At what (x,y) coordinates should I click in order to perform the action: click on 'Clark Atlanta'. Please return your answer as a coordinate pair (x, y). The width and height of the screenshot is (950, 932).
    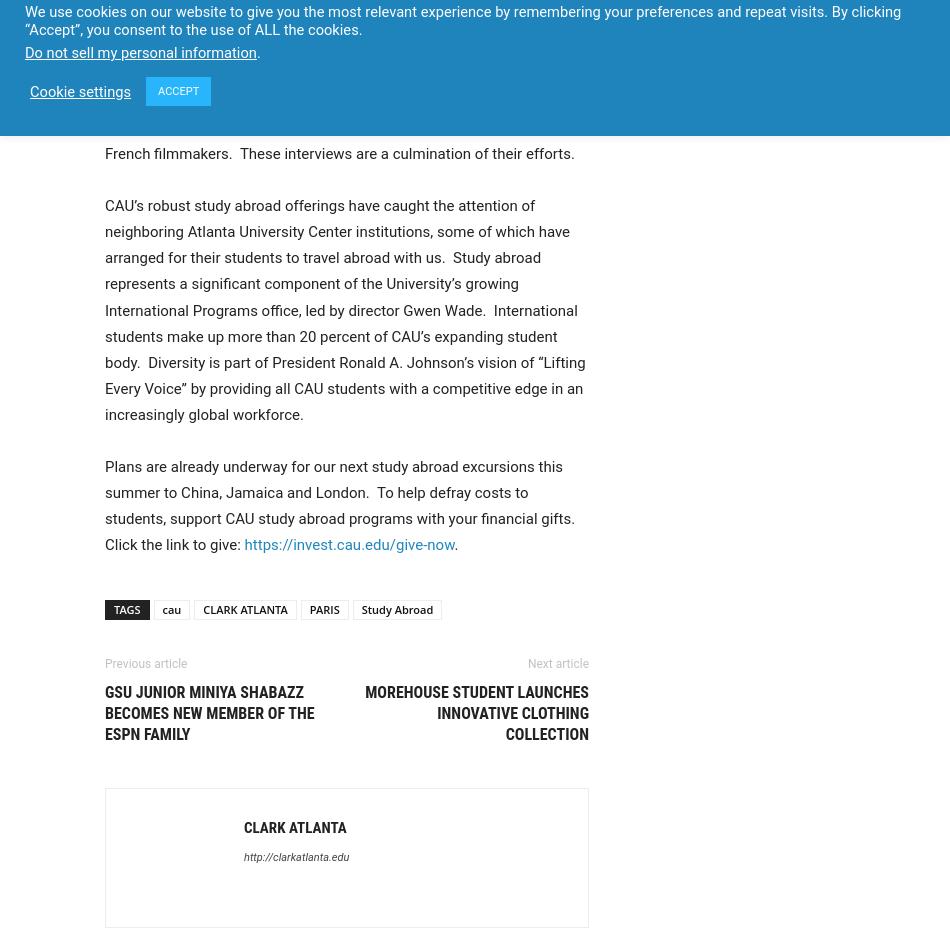
    Looking at the image, I should click on (293, 826).